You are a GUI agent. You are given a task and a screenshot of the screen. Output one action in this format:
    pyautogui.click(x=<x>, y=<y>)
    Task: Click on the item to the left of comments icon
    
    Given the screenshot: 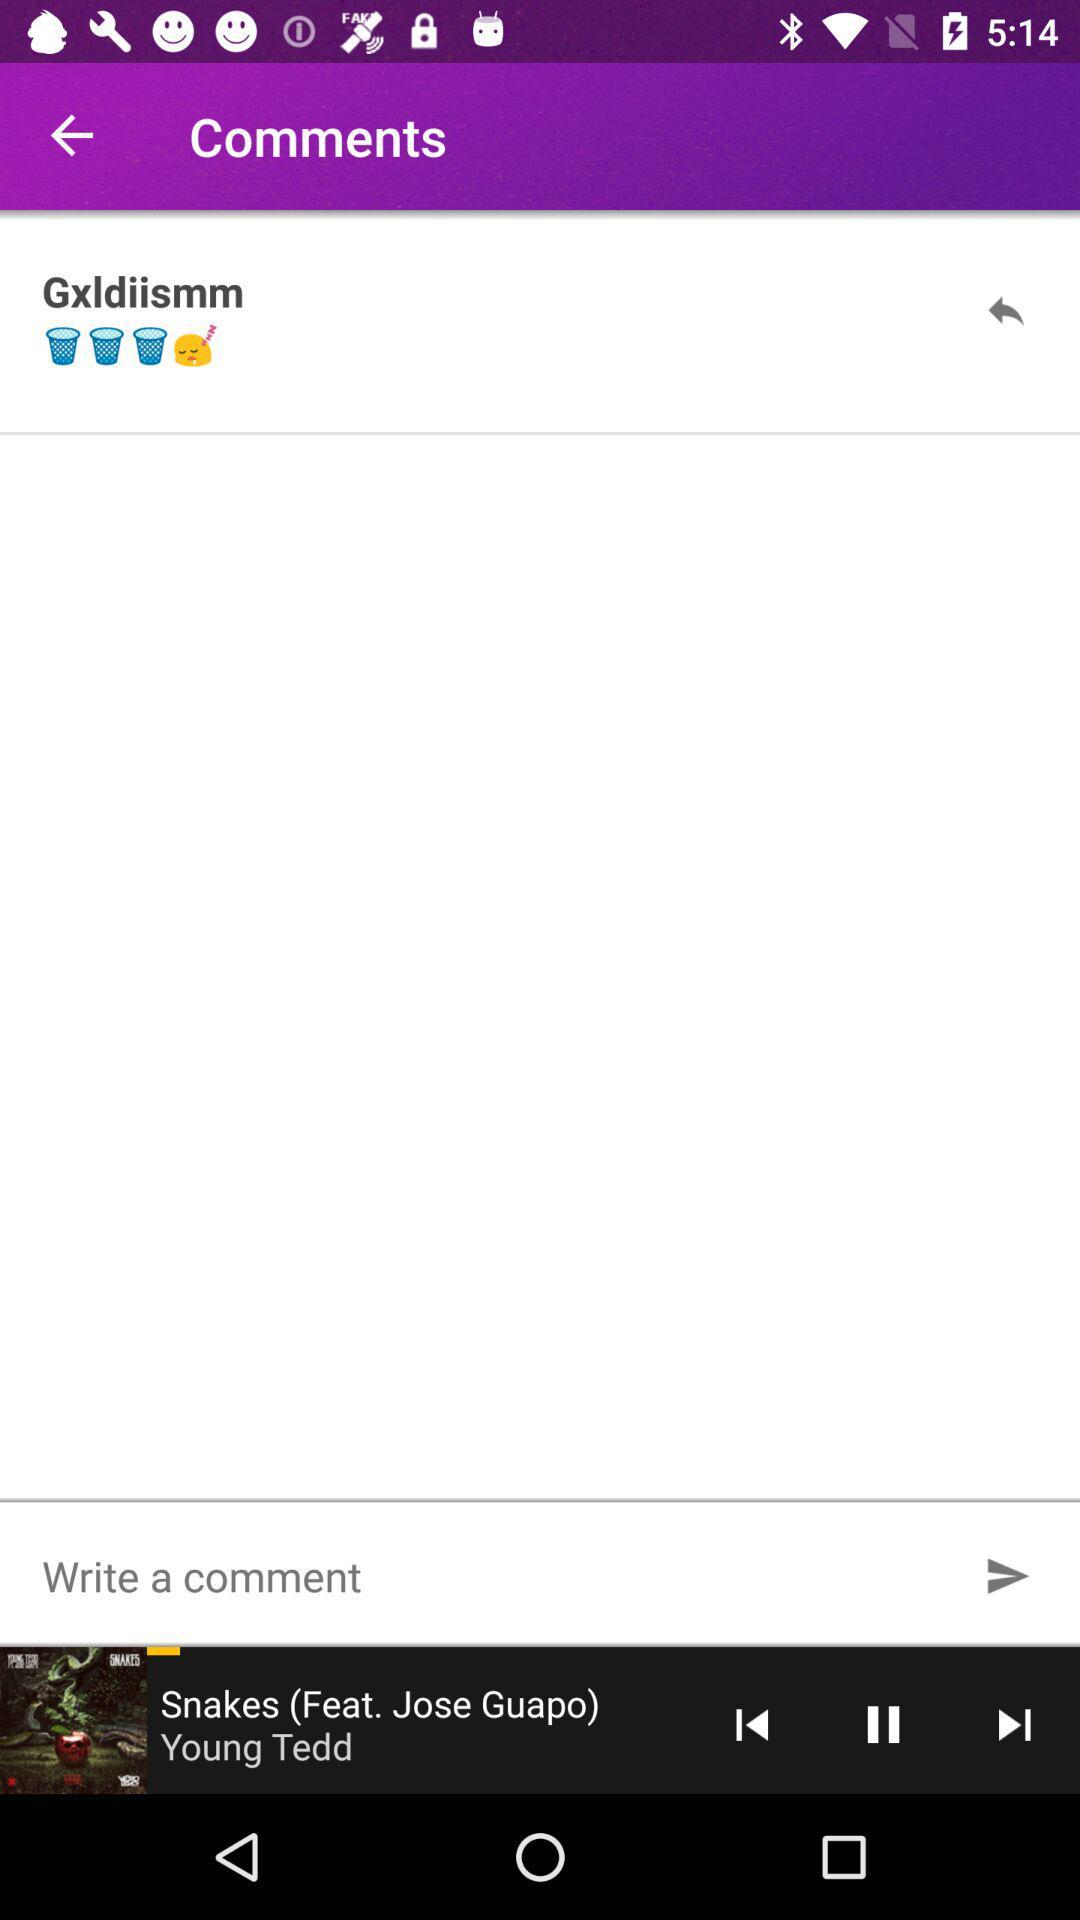 What is the action you would take?
    pyautogui.click(x=72, y=135)
    